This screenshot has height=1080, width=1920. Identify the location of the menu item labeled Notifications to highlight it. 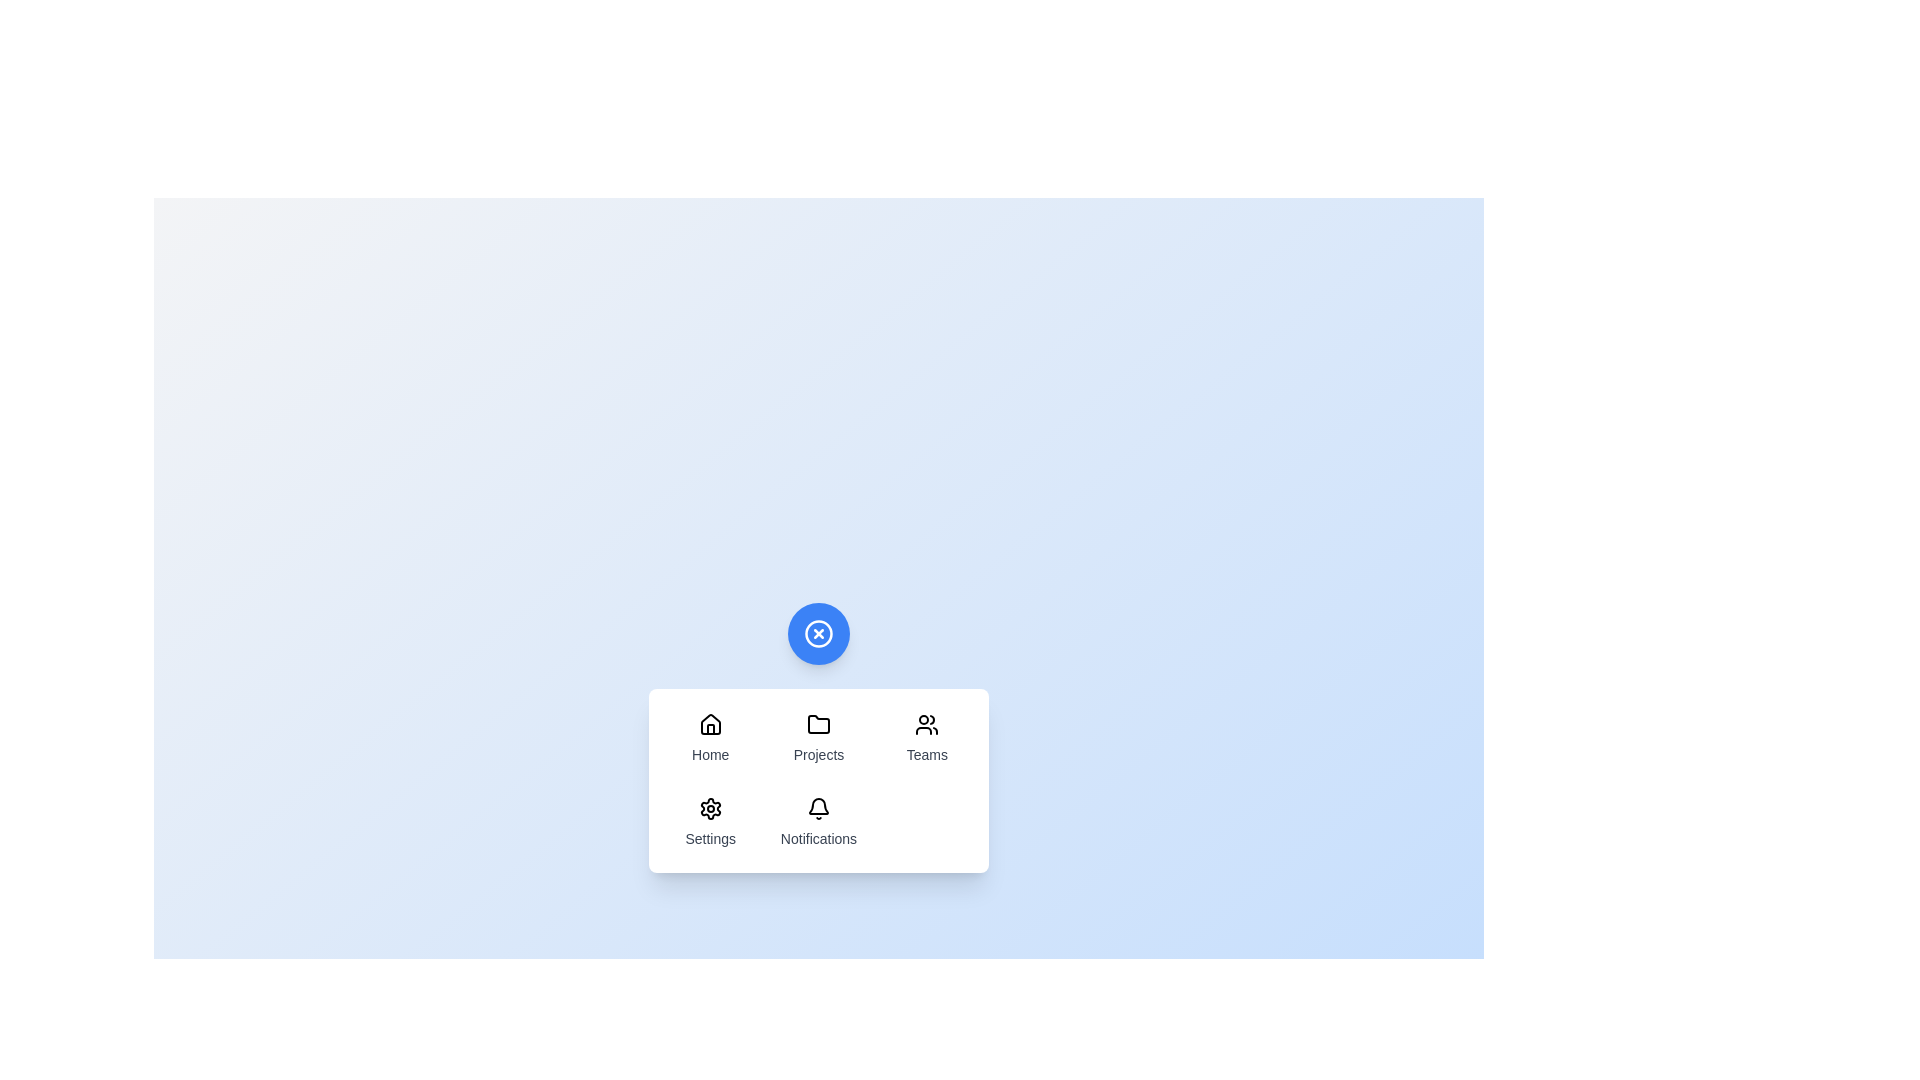
(819, 822).